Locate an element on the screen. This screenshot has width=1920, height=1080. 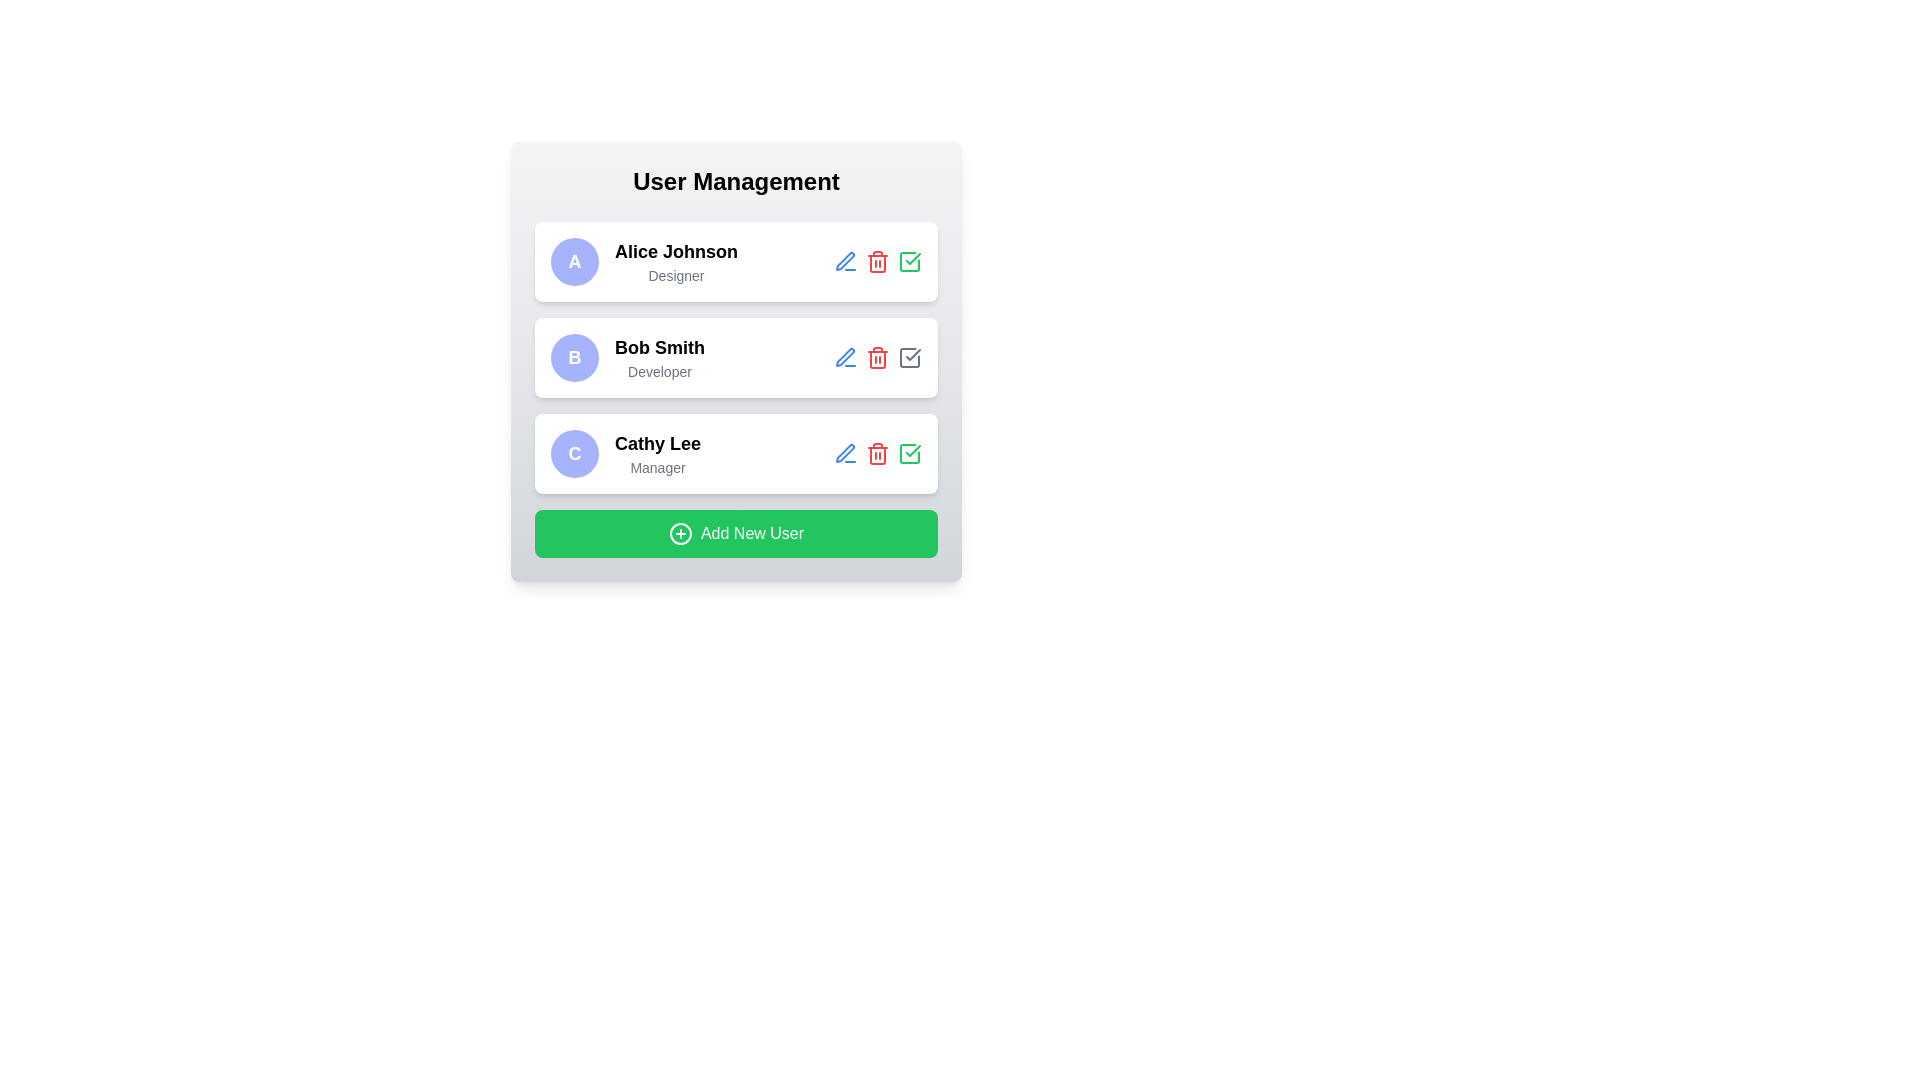
the user's name text label, which is part of the second entry in the user list and is positioned above the text 'Developer' and to the right of the circular icon containing 'B' is located at coordinates (660, 346).